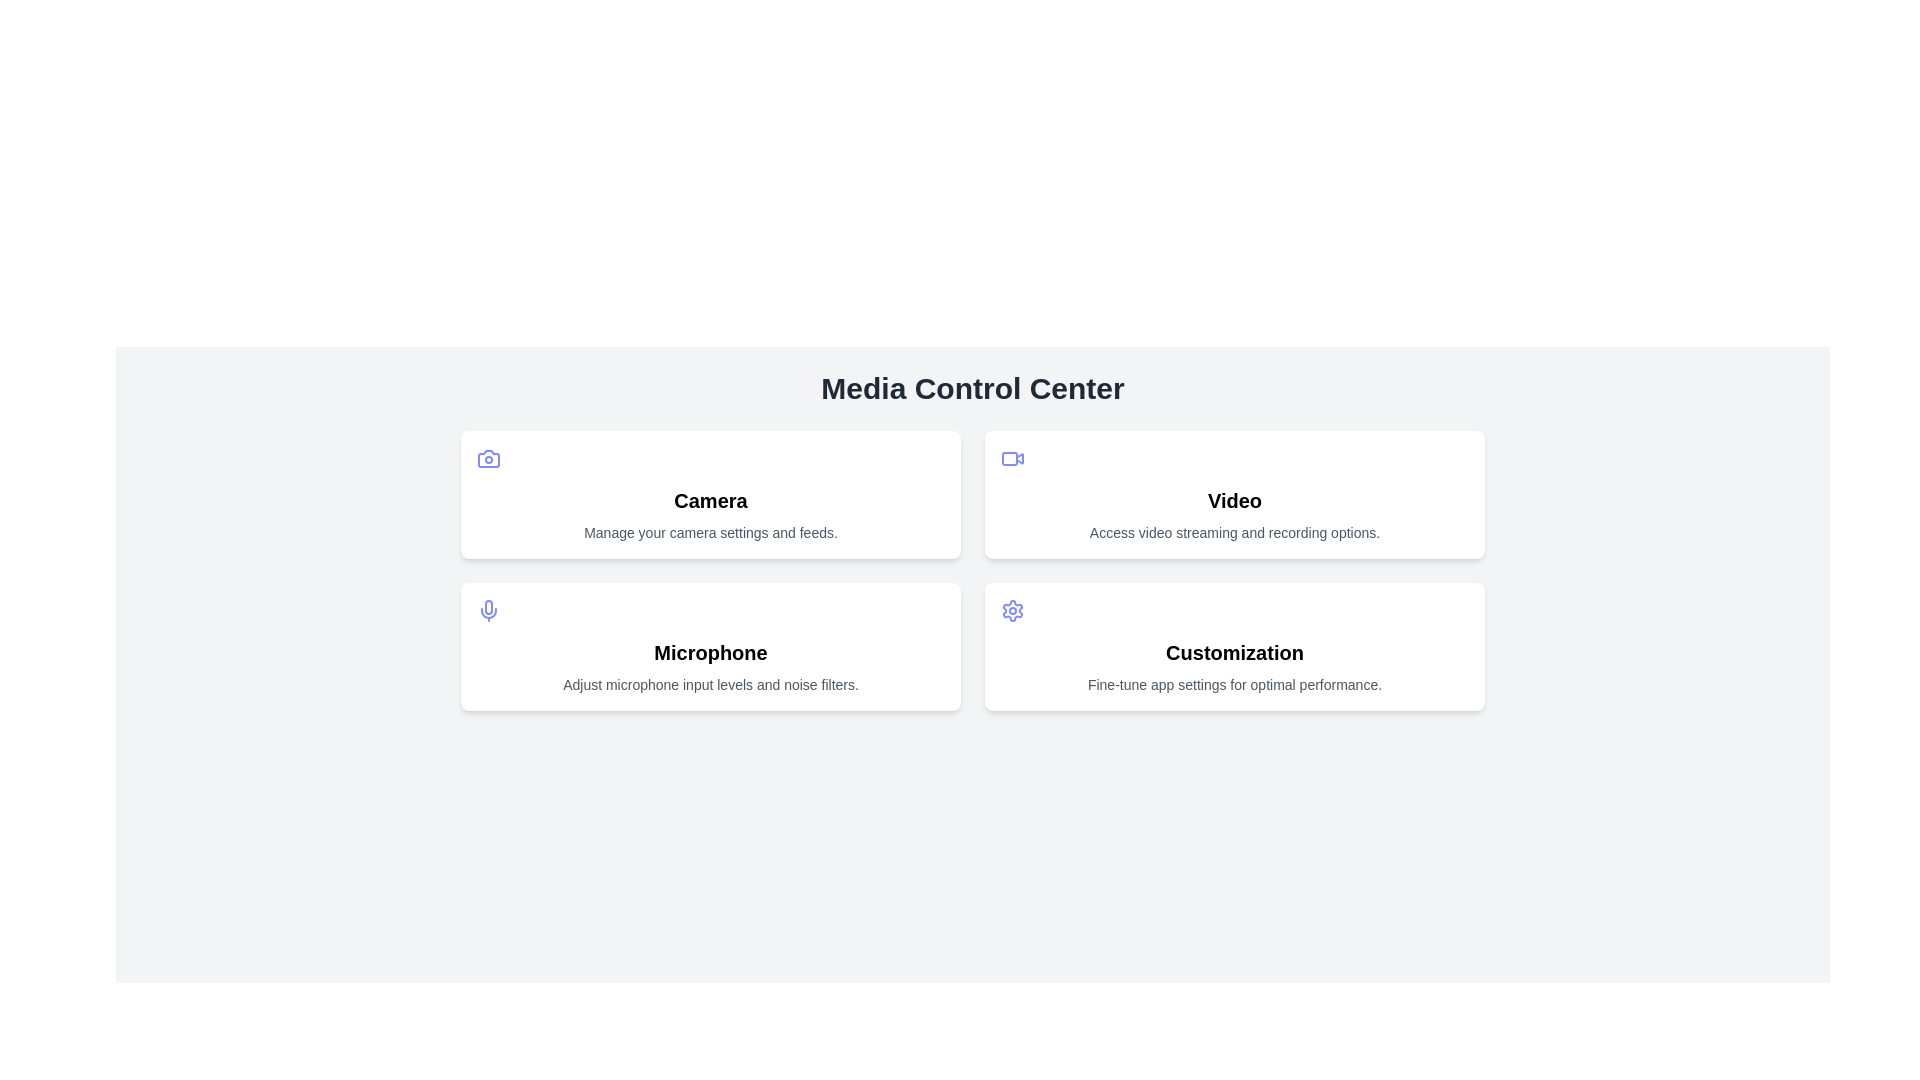 The width and height of the screenshot is (1920, 1080). What do you see at coordinates (710, 652) in the screenshot?
I see `the 'Microphone' text label, which serves as the title for the microphone section, located in the first column of the second row of a 2x2 grid of interface cards` at bounding box center [710, 652].